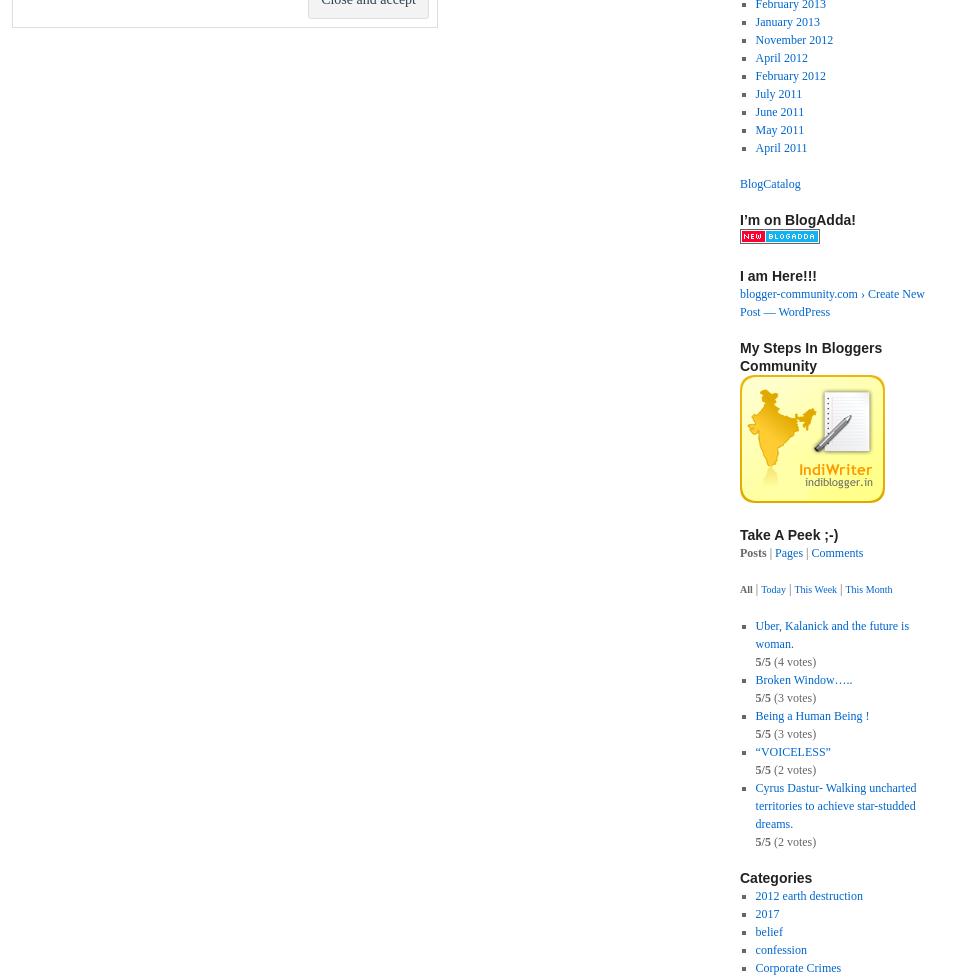 This screenshot has width=980, height=980. Describe the element at coordinates (768, 931) in the screenshot. I see `'belief'` at that location.